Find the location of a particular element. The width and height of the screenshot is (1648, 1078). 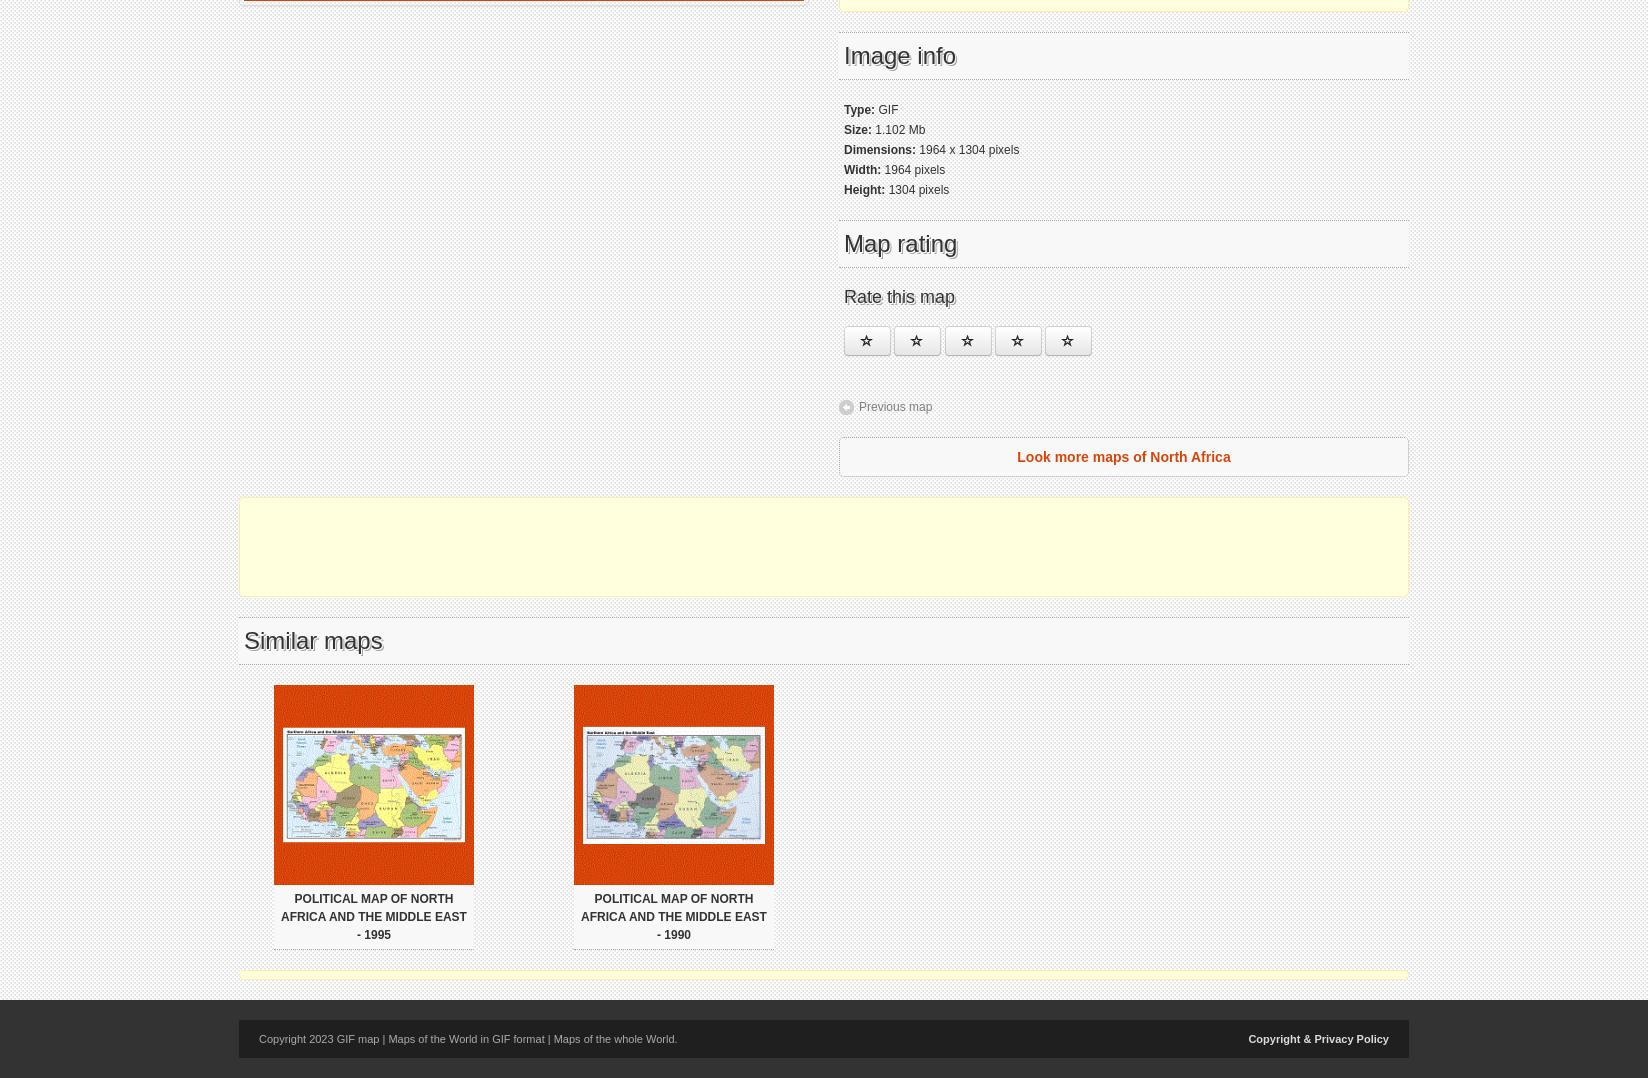

'1.102 Mb' is located at coordinates (898, 130).